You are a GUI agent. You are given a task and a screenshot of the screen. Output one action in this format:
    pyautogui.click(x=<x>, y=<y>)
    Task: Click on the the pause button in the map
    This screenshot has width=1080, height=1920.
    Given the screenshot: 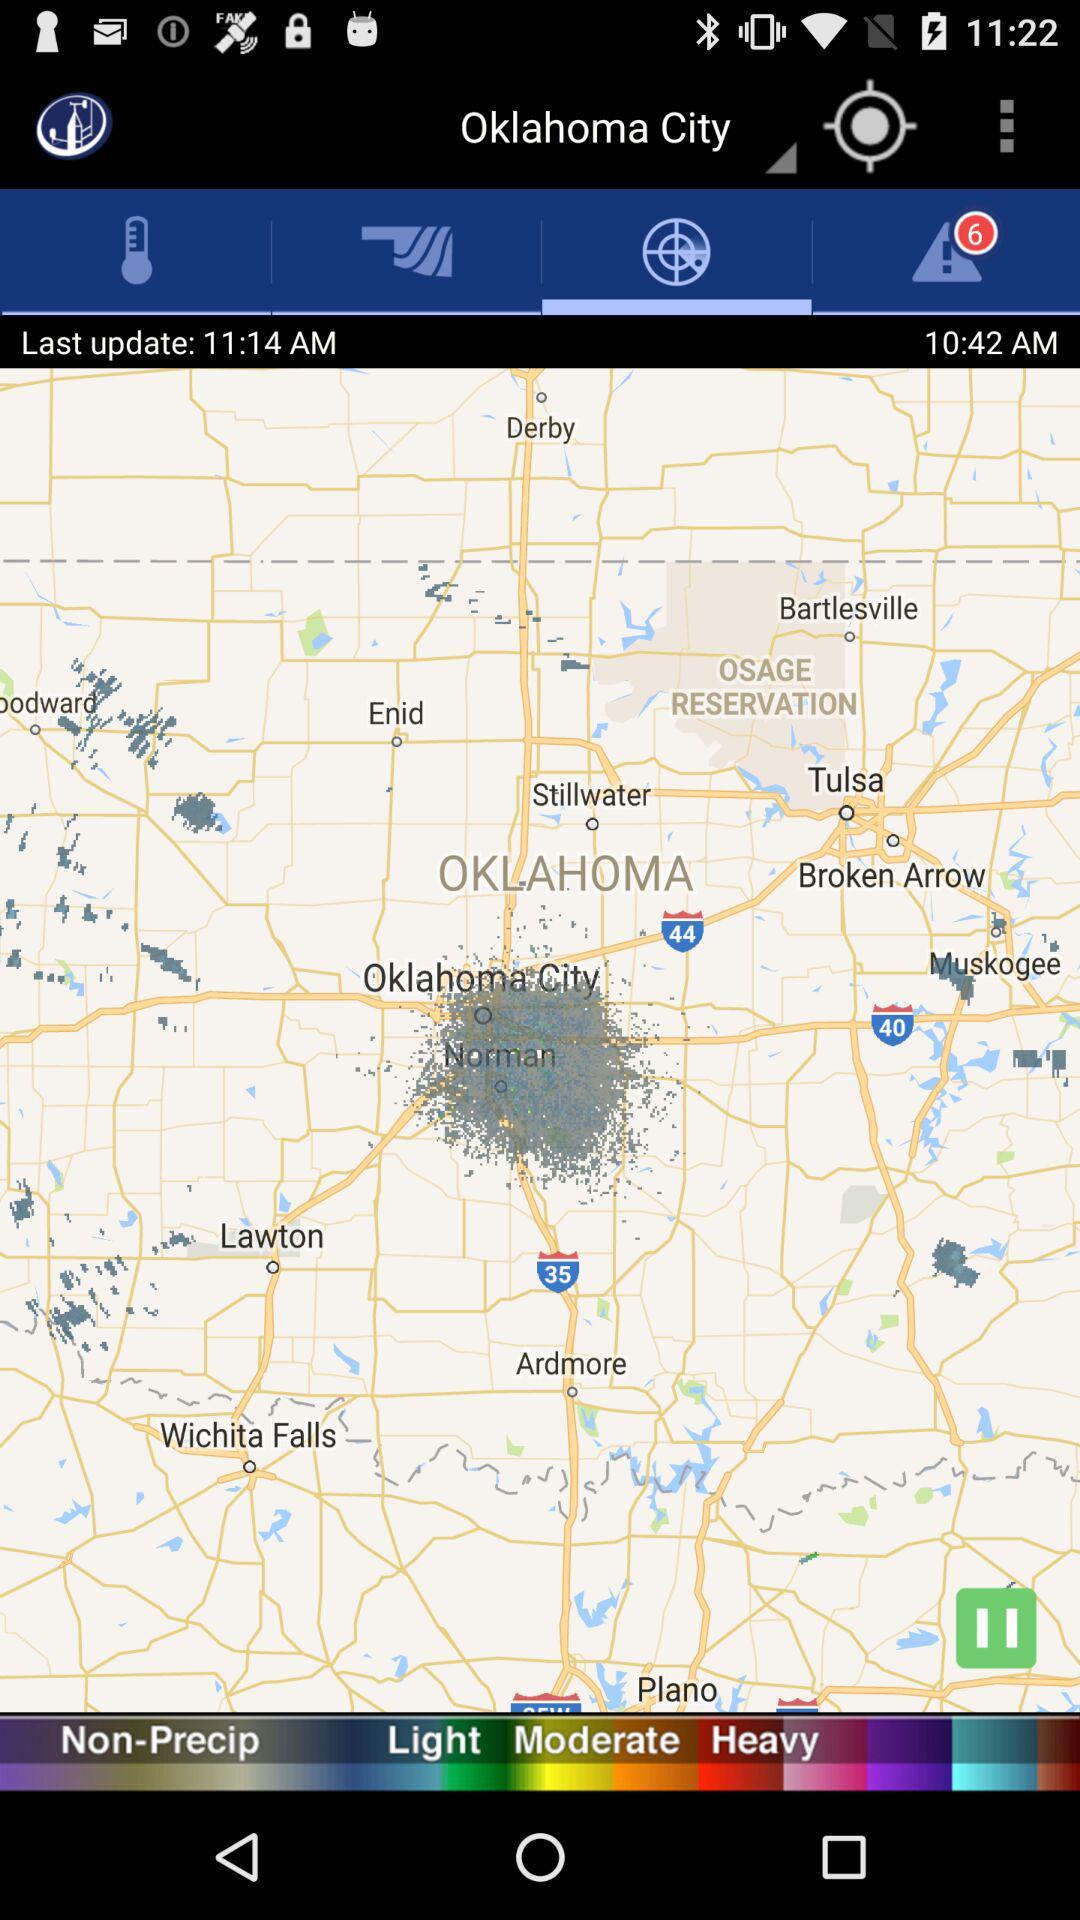 What is the action you would take?
    pyautogui.click(x=995, y=1627)
    